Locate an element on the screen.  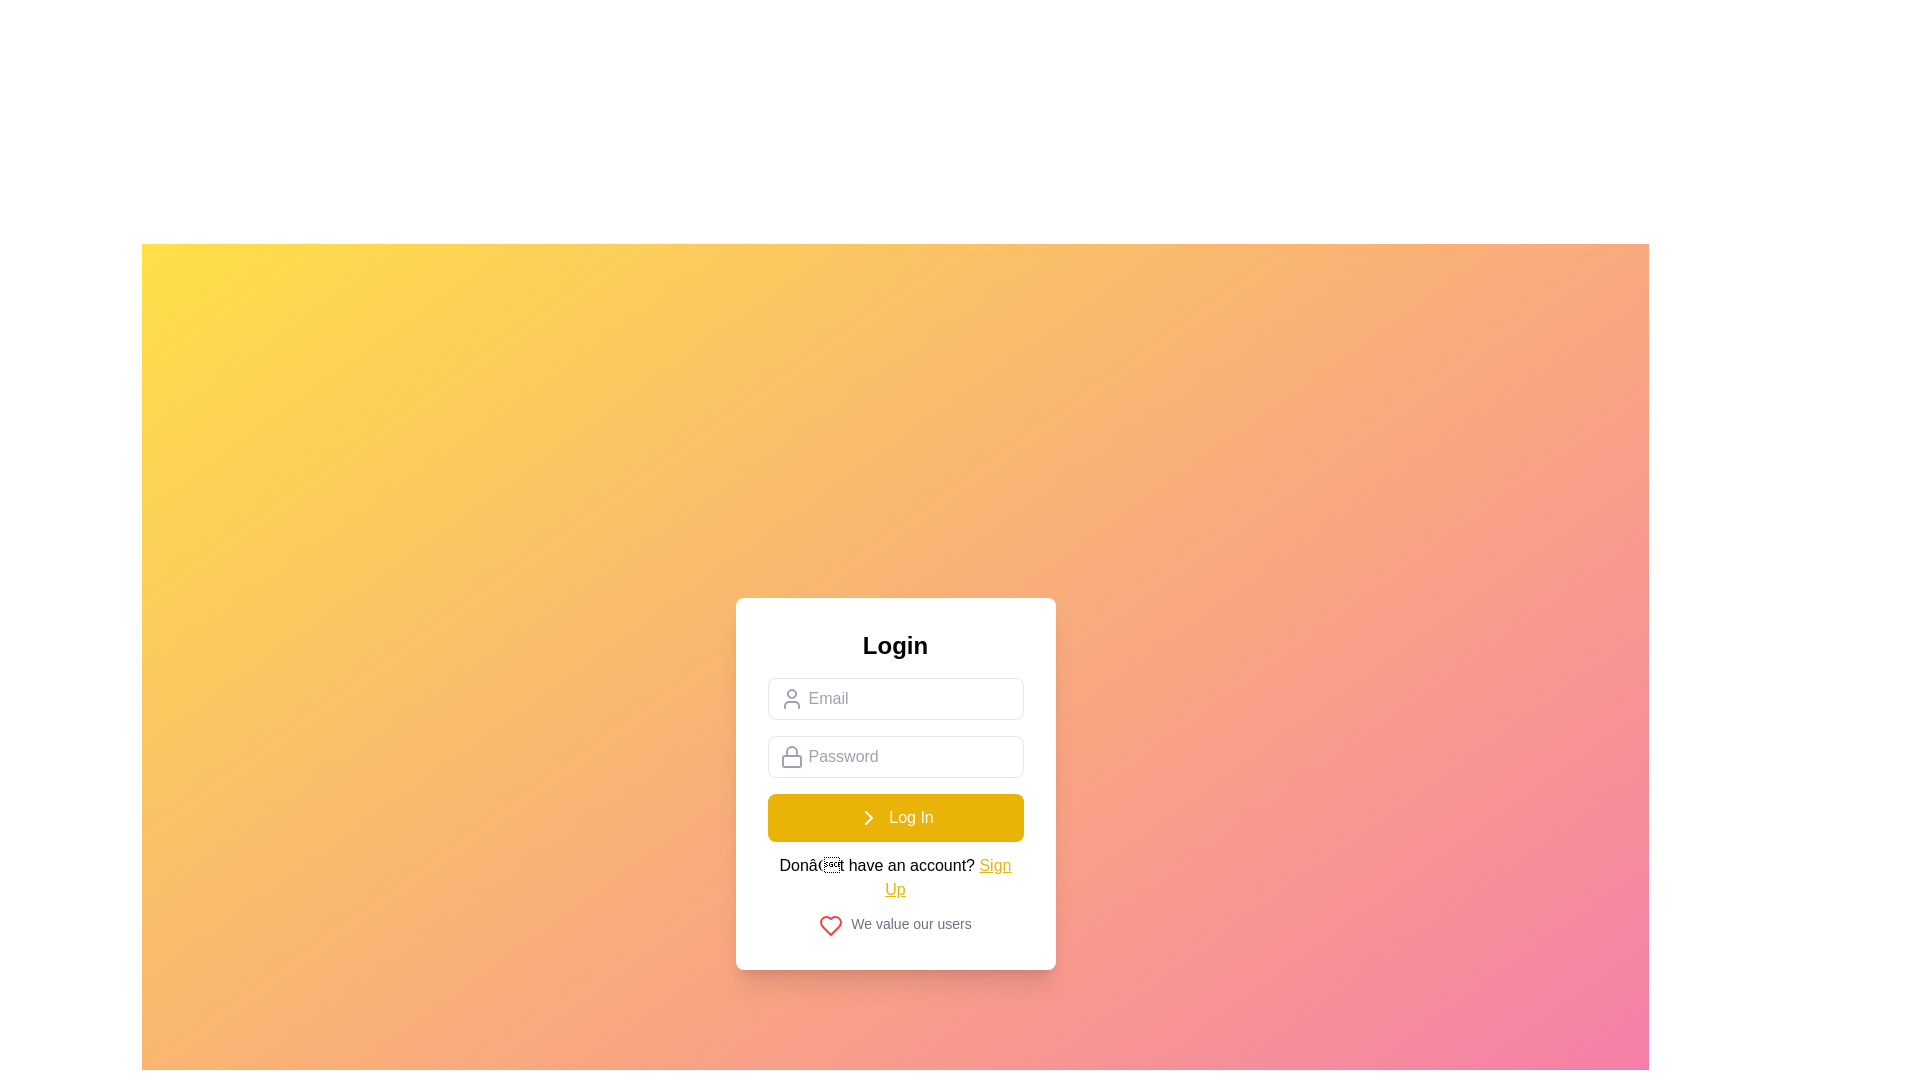
the horizontal combination of a red heart icon and gray text saying 'We value our users', located just below the 'Sign Up' text in the central login form is located at coordinates (894, 925).